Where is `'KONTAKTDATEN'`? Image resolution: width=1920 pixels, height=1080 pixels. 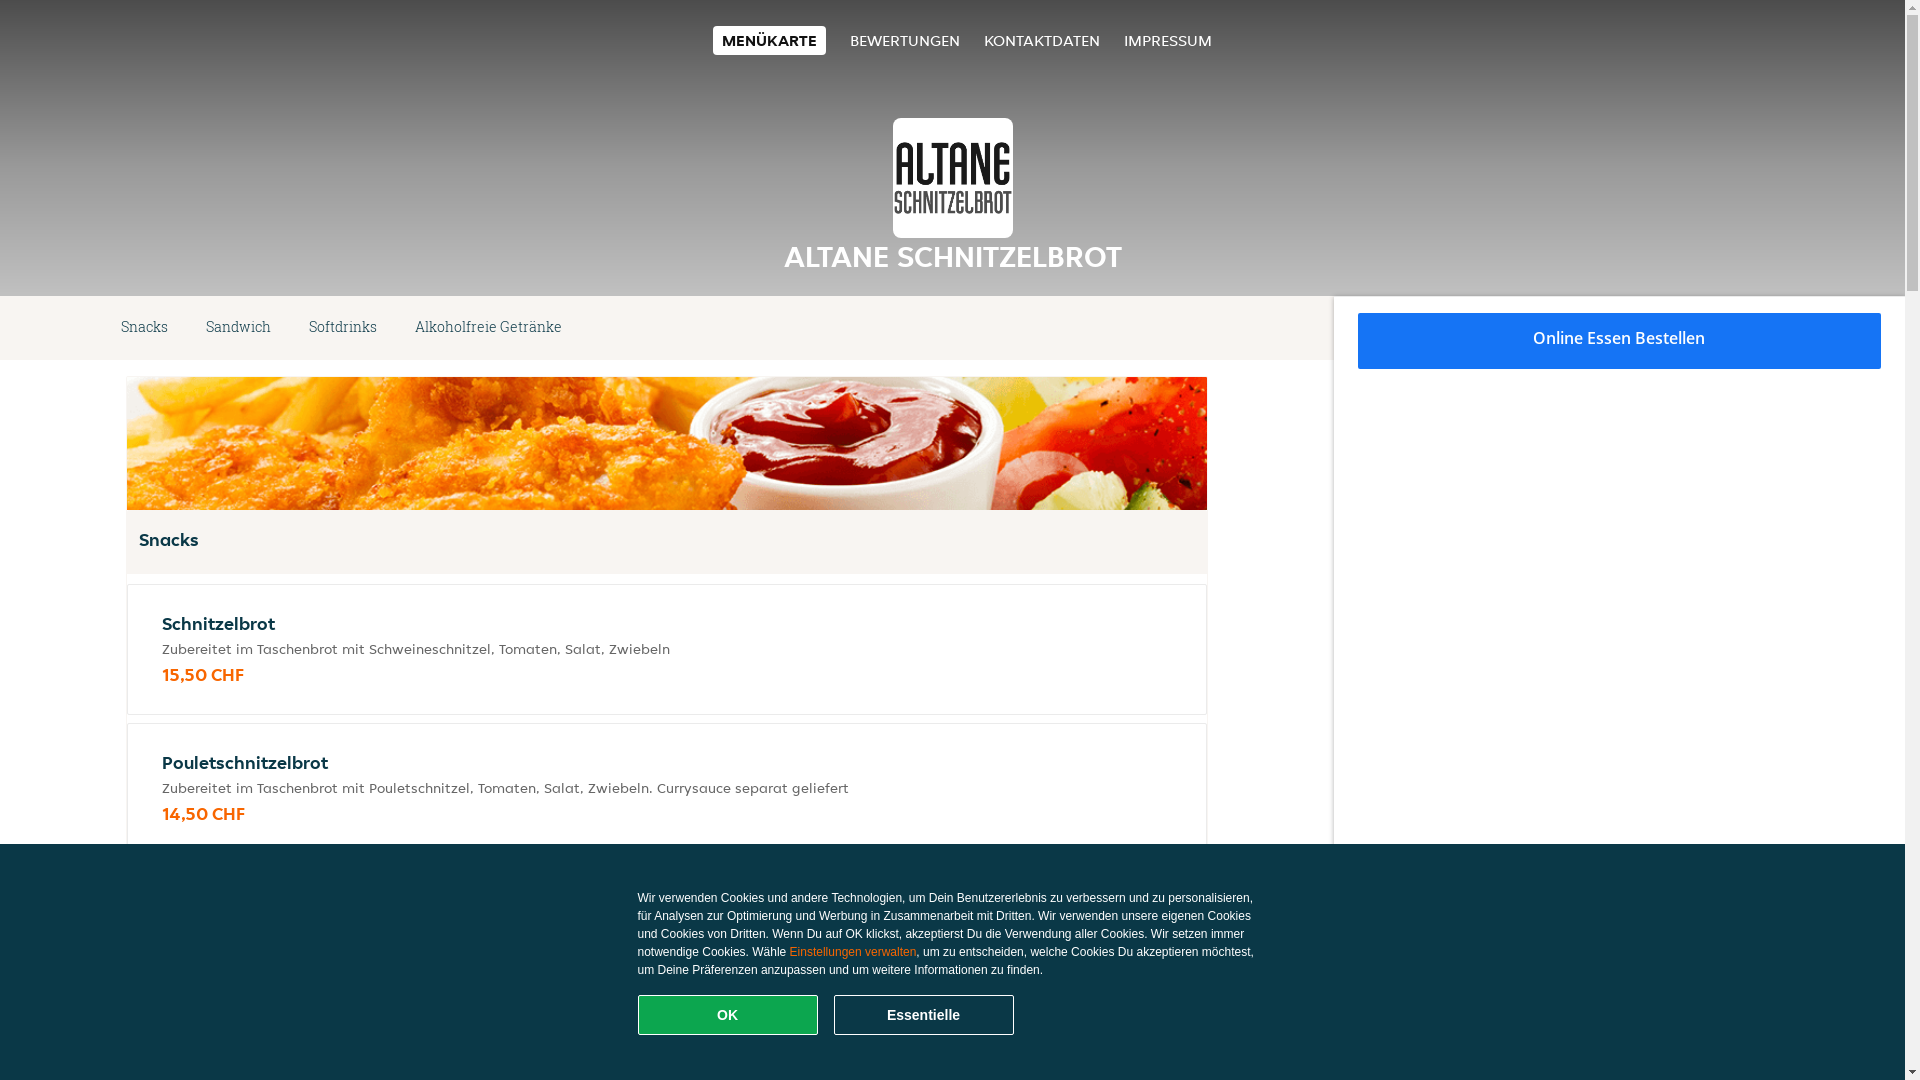
'KONTAKTDATEN' is located at coordinates (983, 40).